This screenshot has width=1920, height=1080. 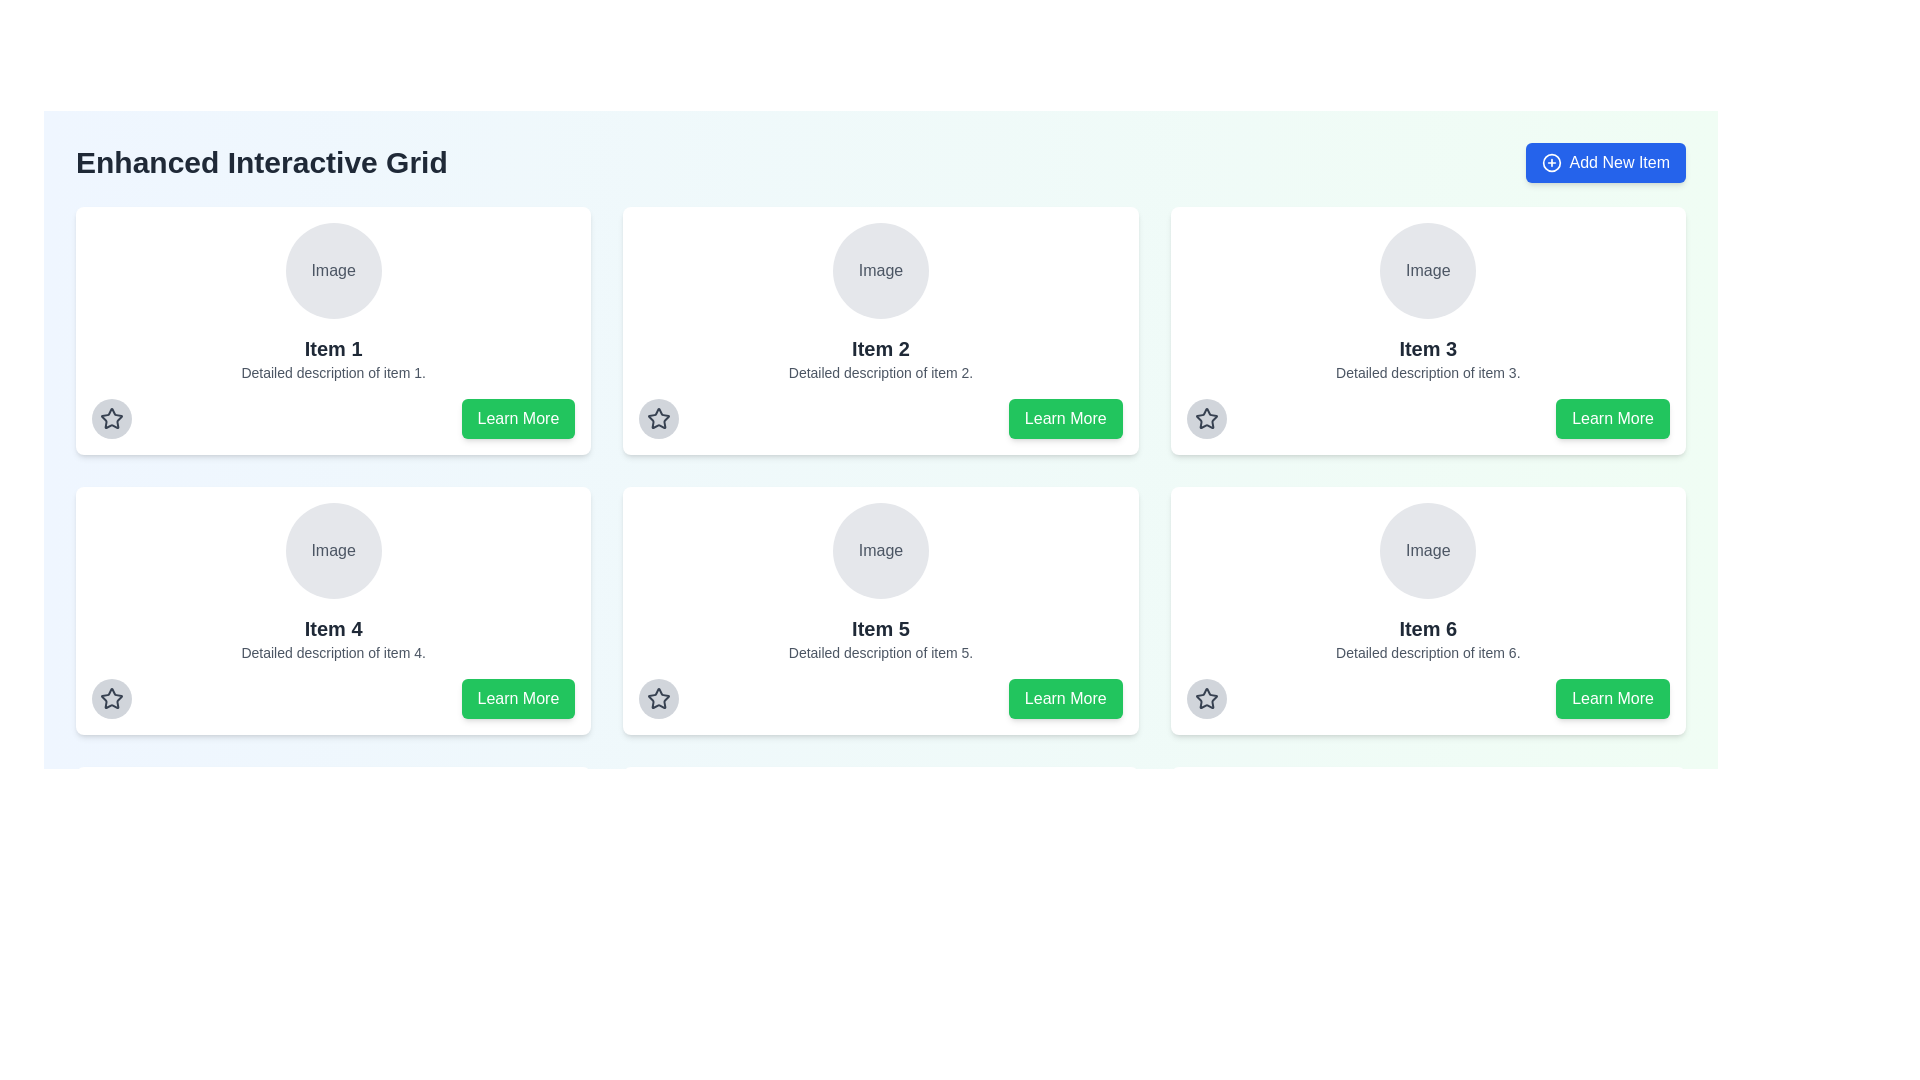 I want to click on the text label providing supplementary information about 'Item 3', located below the title and above the 'Learn More' button, so click(x=1427, y=373).